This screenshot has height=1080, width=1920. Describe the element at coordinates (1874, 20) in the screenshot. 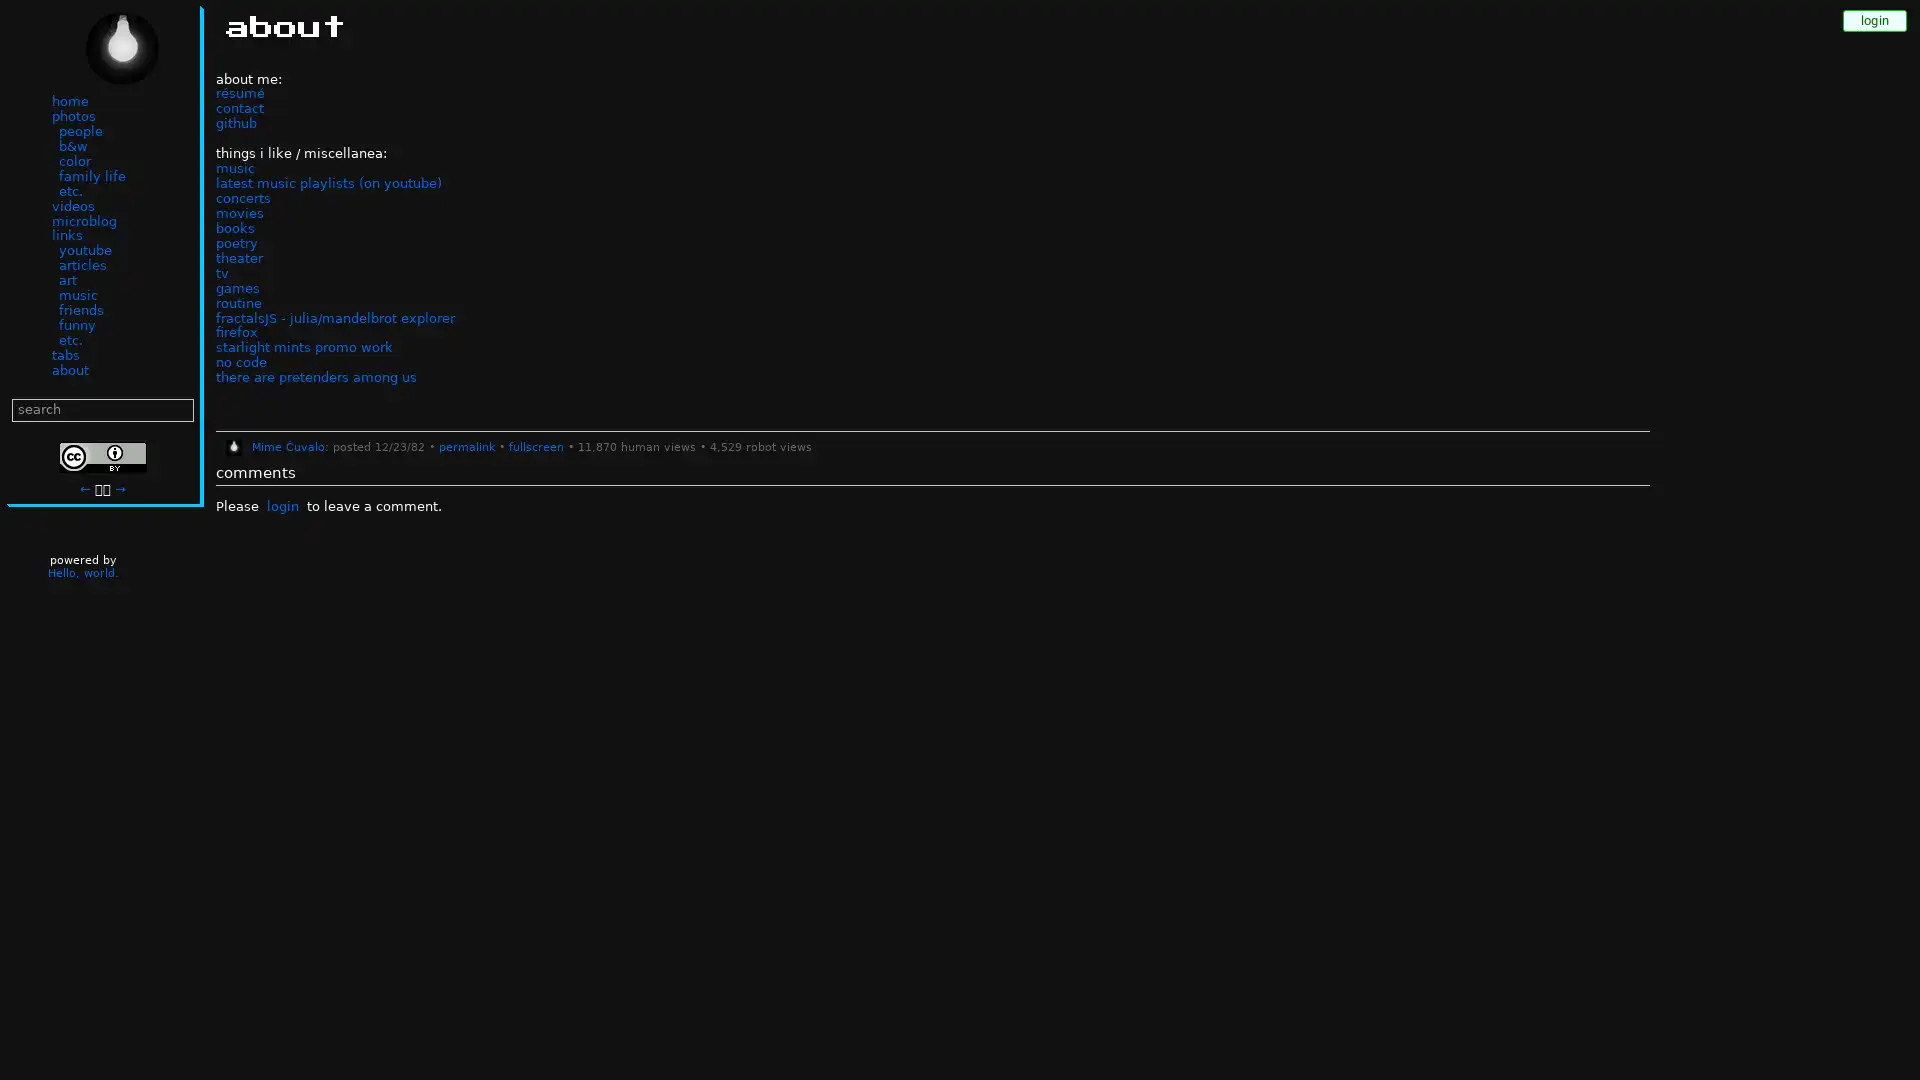

I see `login` at that location.